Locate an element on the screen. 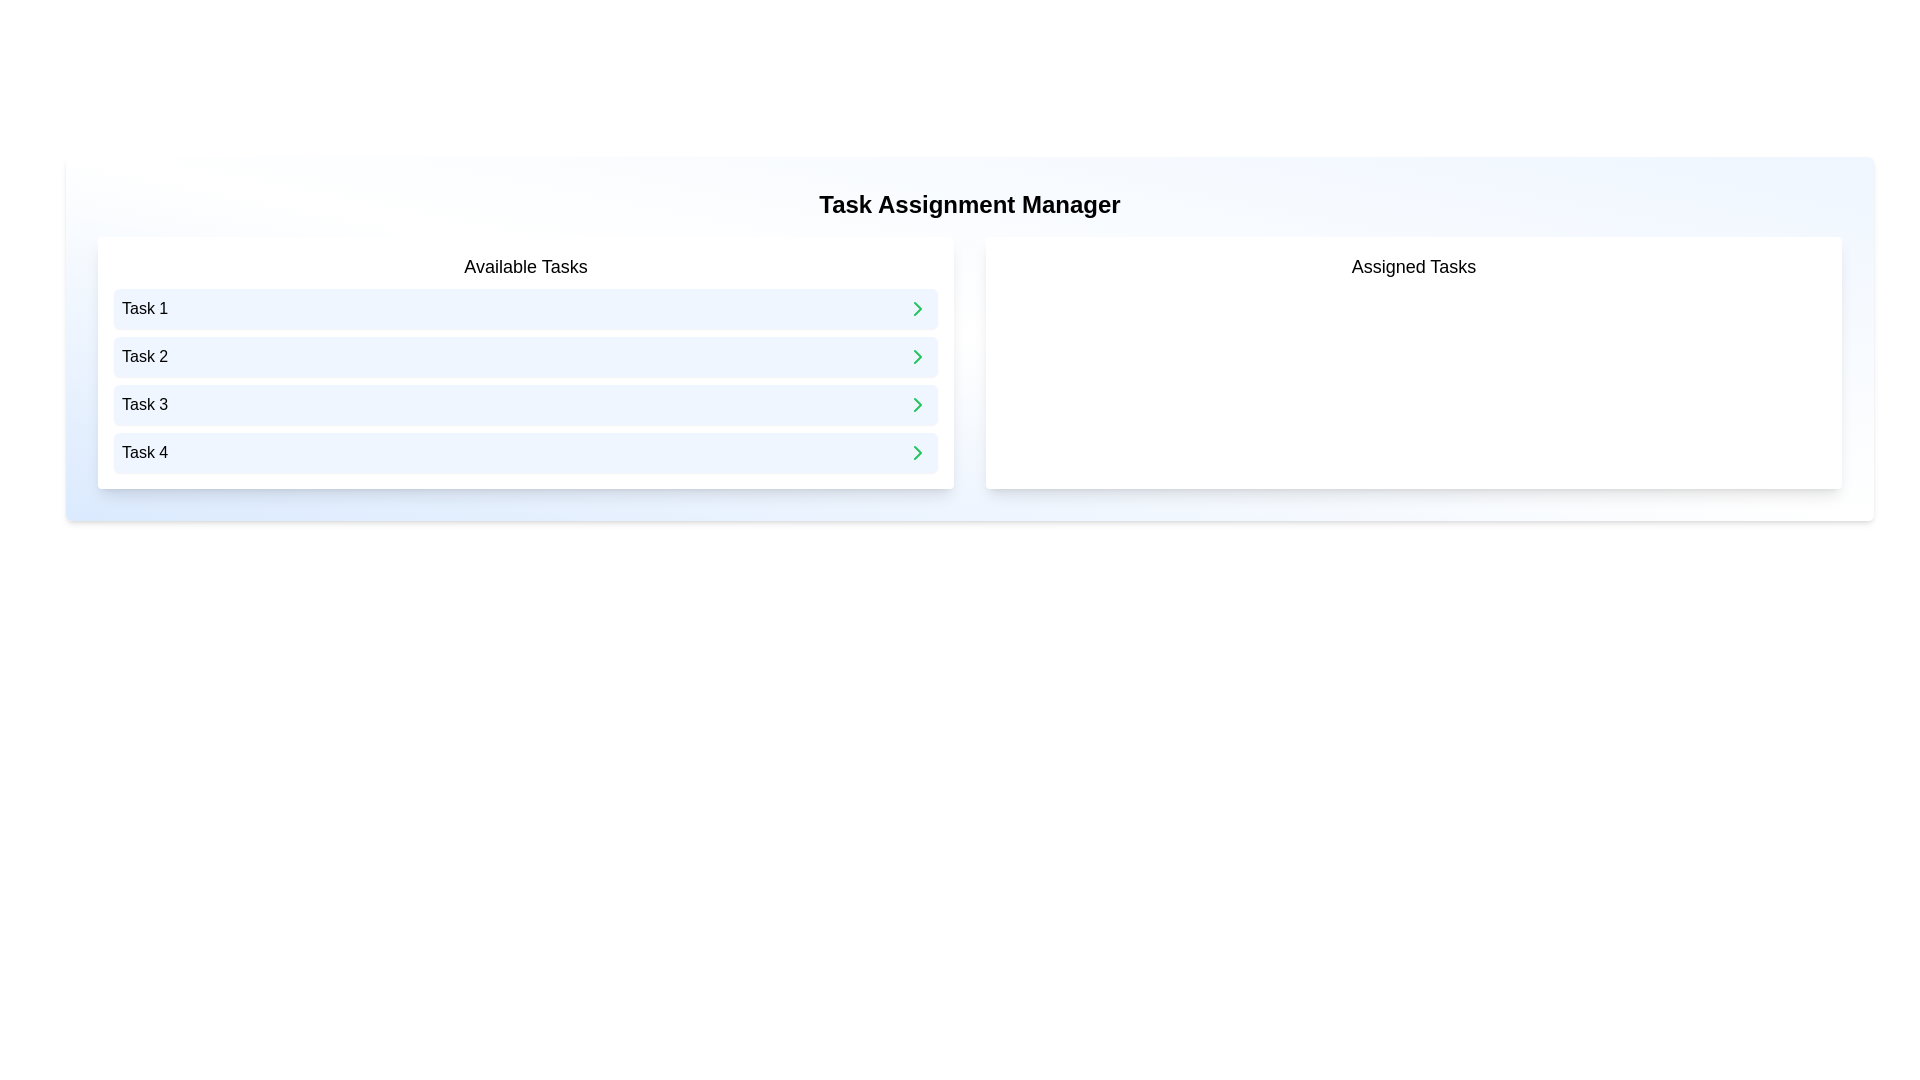 The width and height of the screenshot is (1920, 1080). the task Task 4 to highlight it is located at coordinates (526, 452).